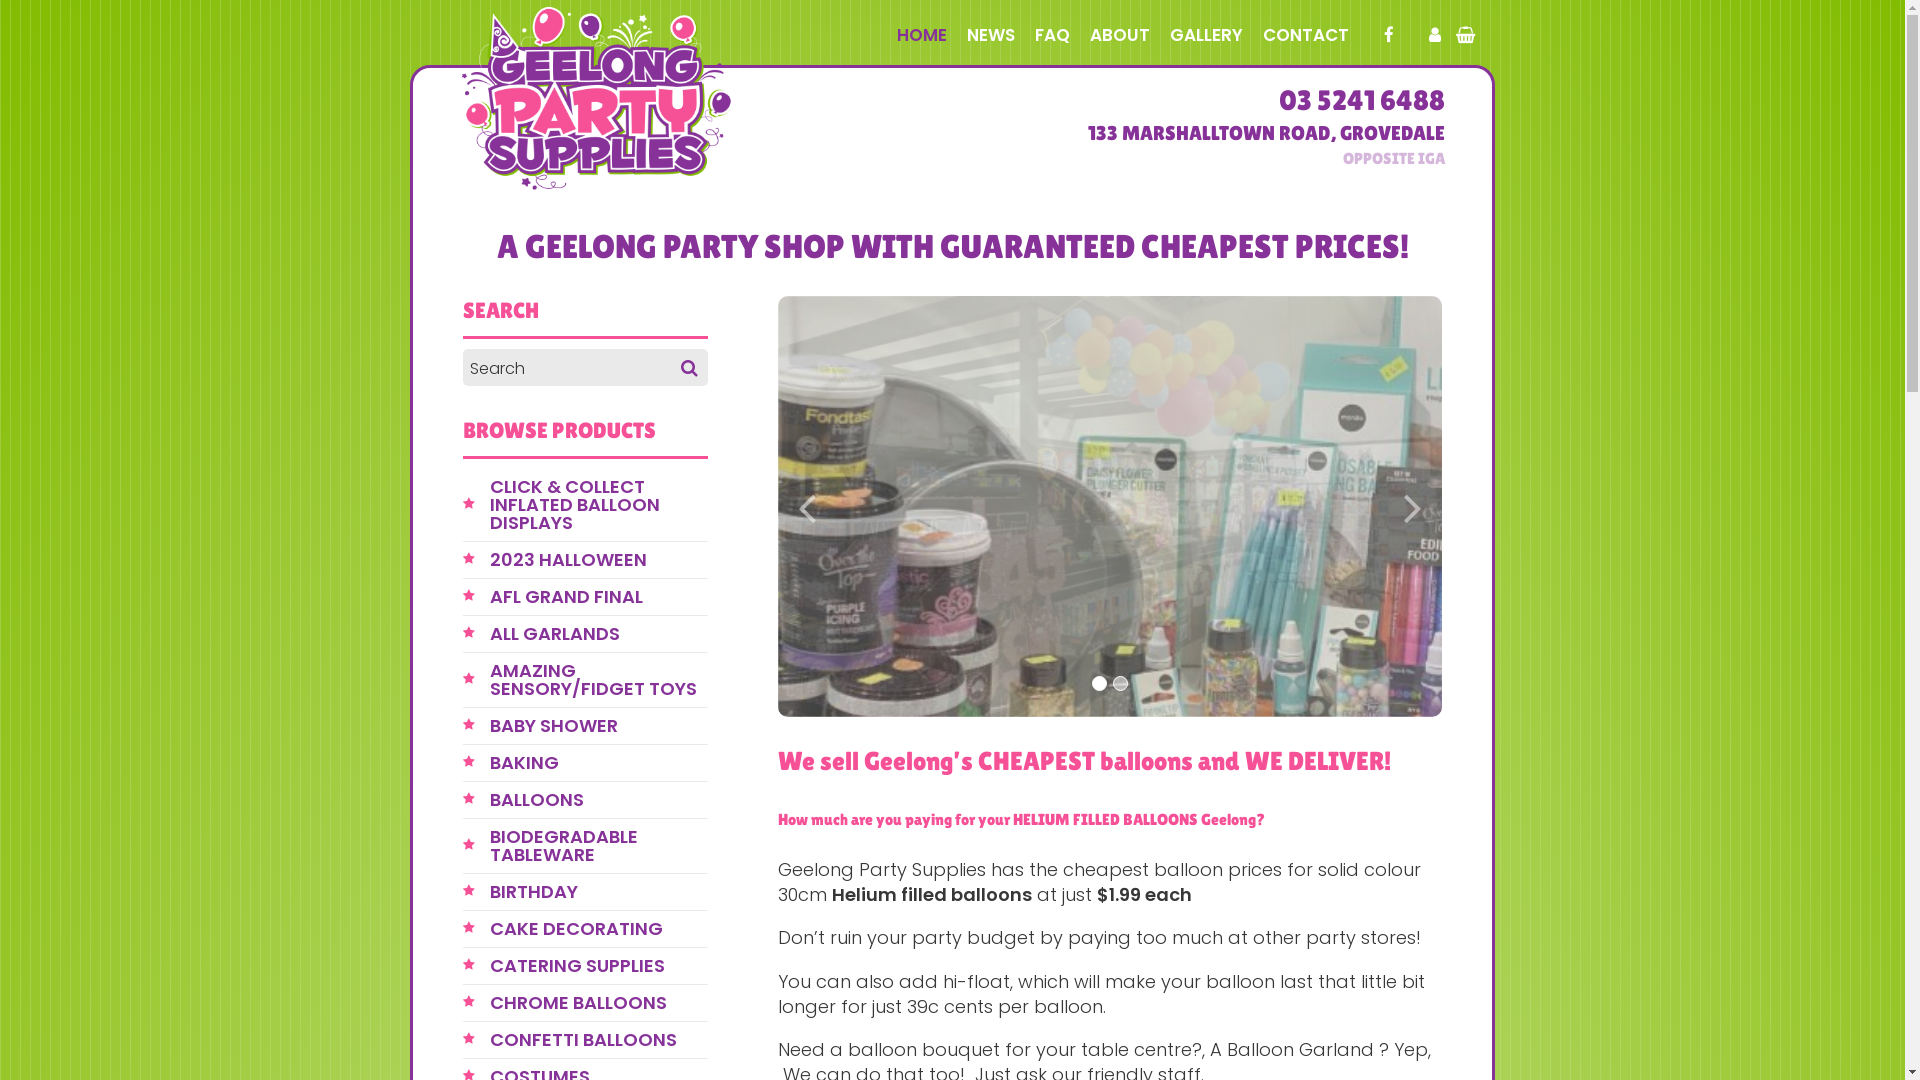 The height and width of the screenshot is (1080, 1920). I want to click on 'FAQ', so click(1051, 34).